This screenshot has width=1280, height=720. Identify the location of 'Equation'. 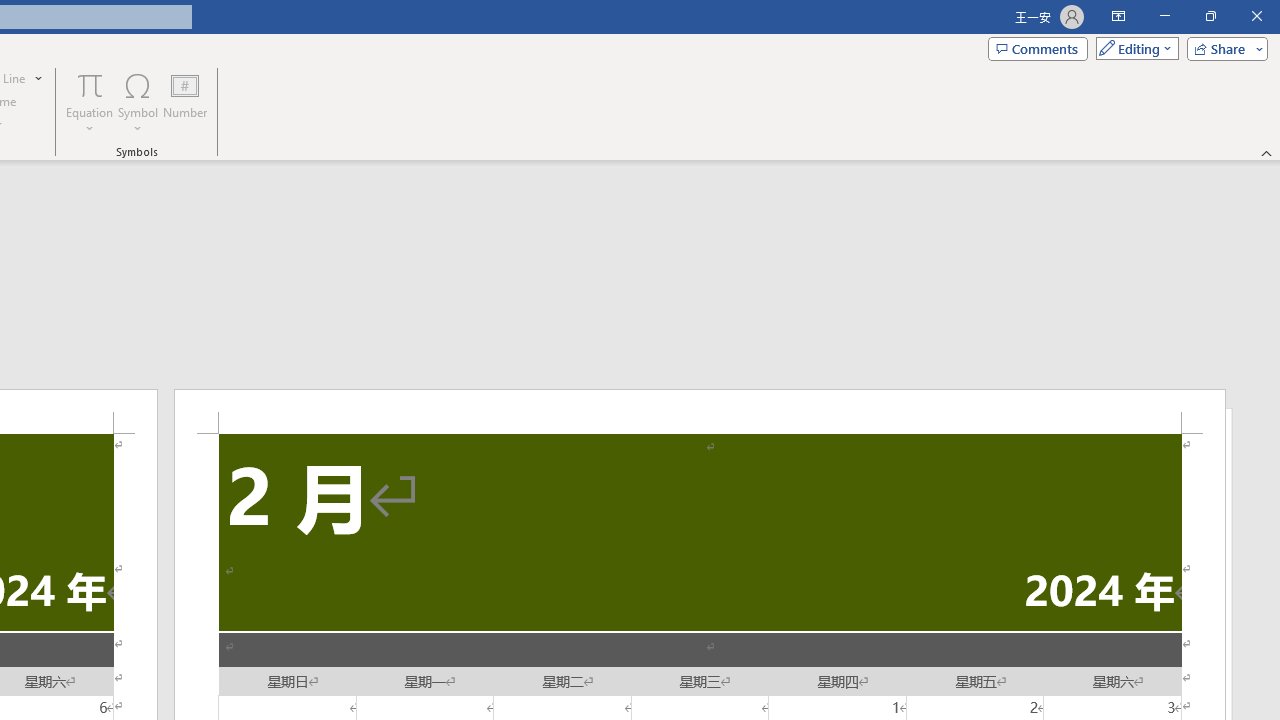
(89, 84).